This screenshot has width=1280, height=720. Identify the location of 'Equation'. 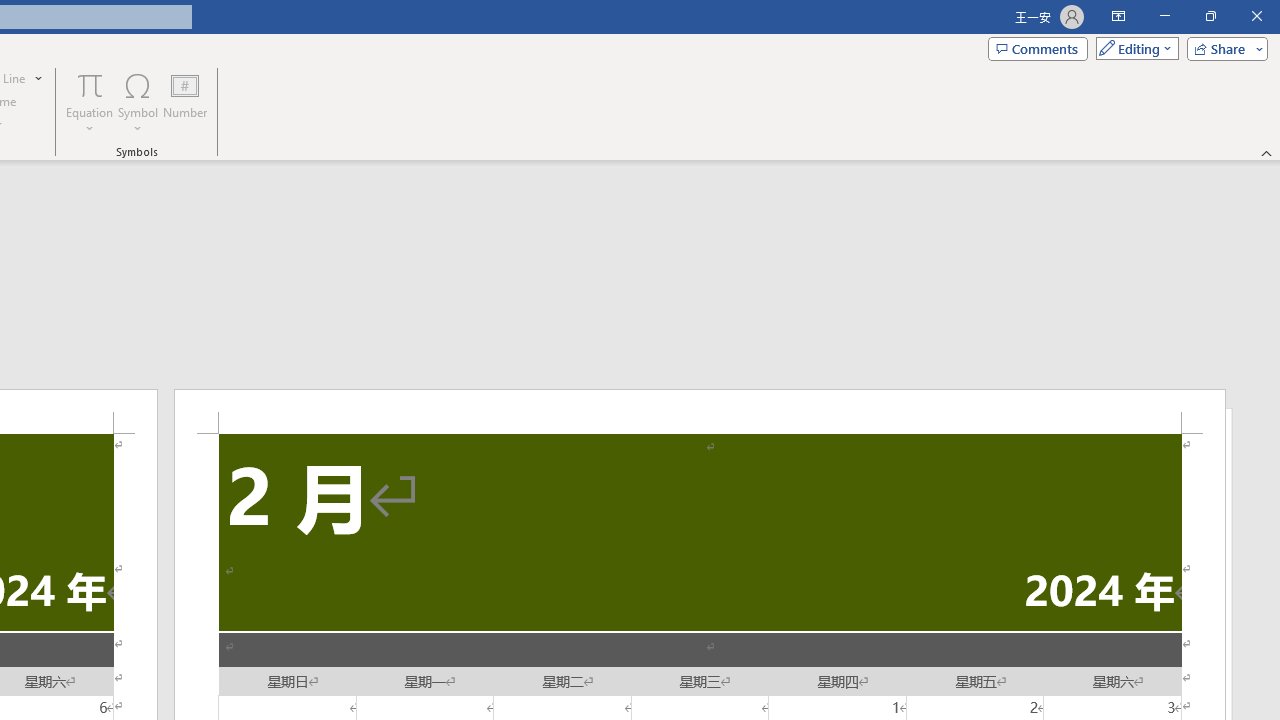
(89, 84).